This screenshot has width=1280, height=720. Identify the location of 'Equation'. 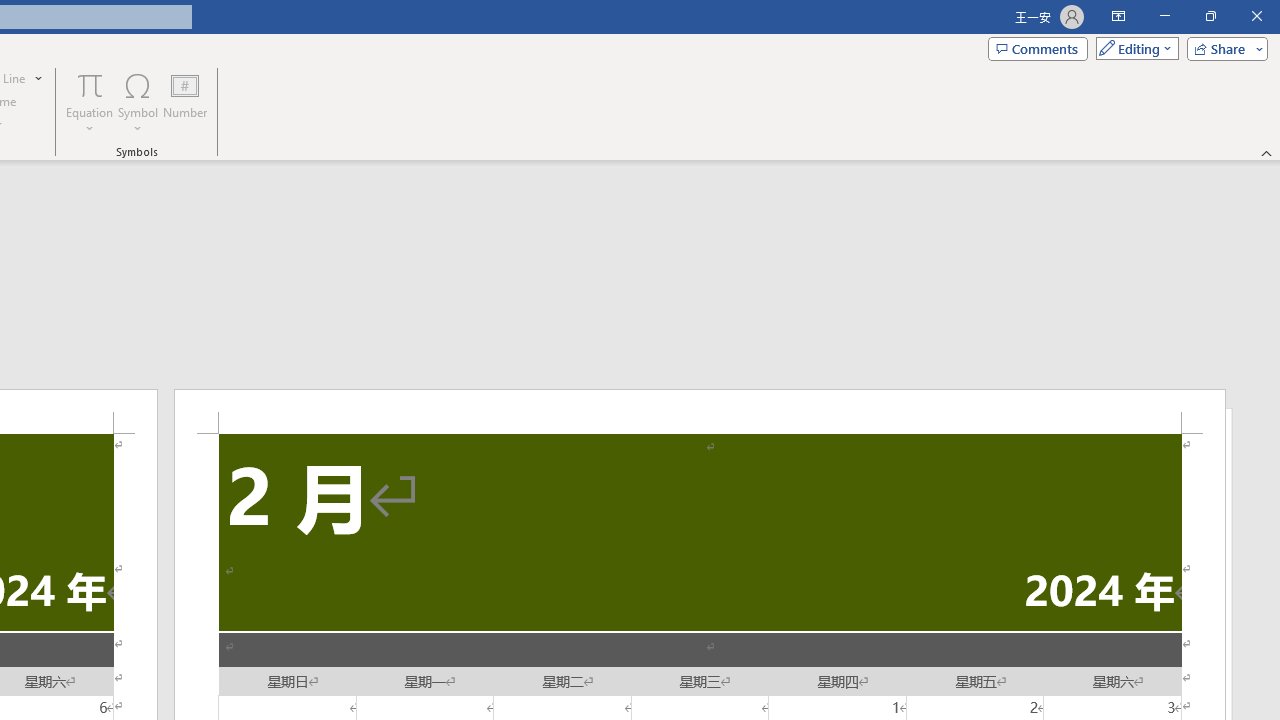
(89, 84).